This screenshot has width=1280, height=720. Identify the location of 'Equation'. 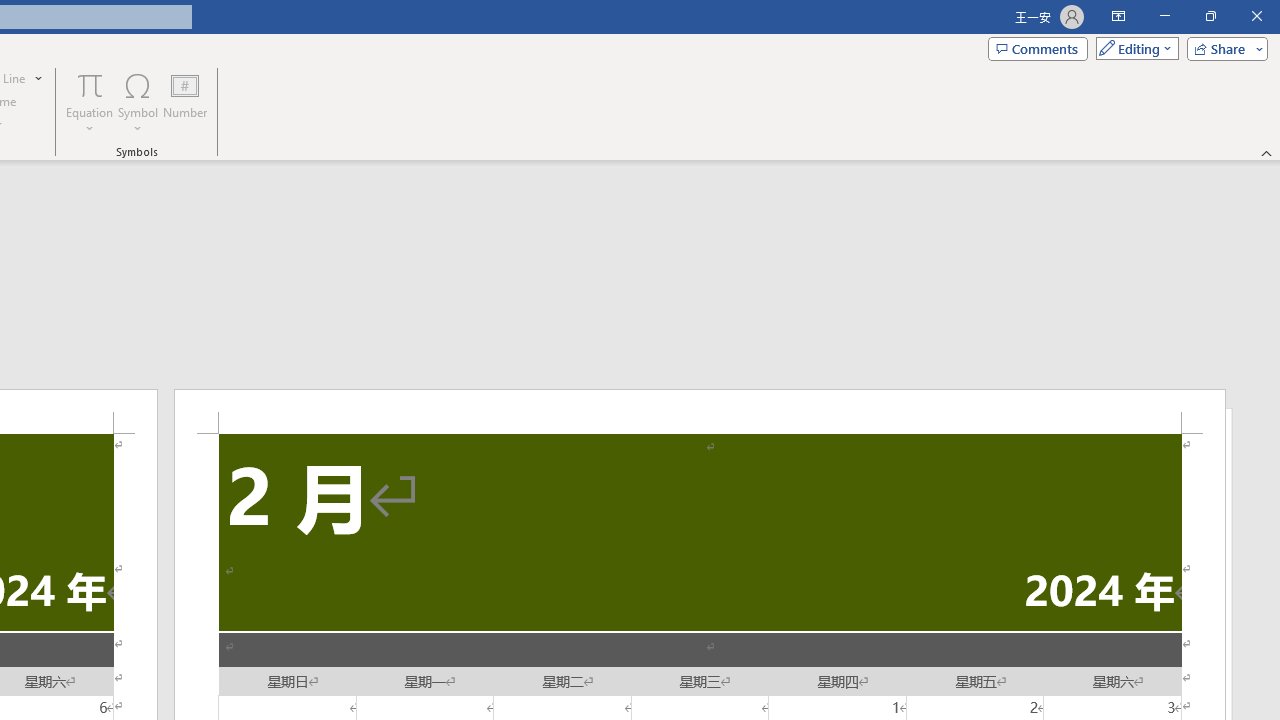
(89, 84).